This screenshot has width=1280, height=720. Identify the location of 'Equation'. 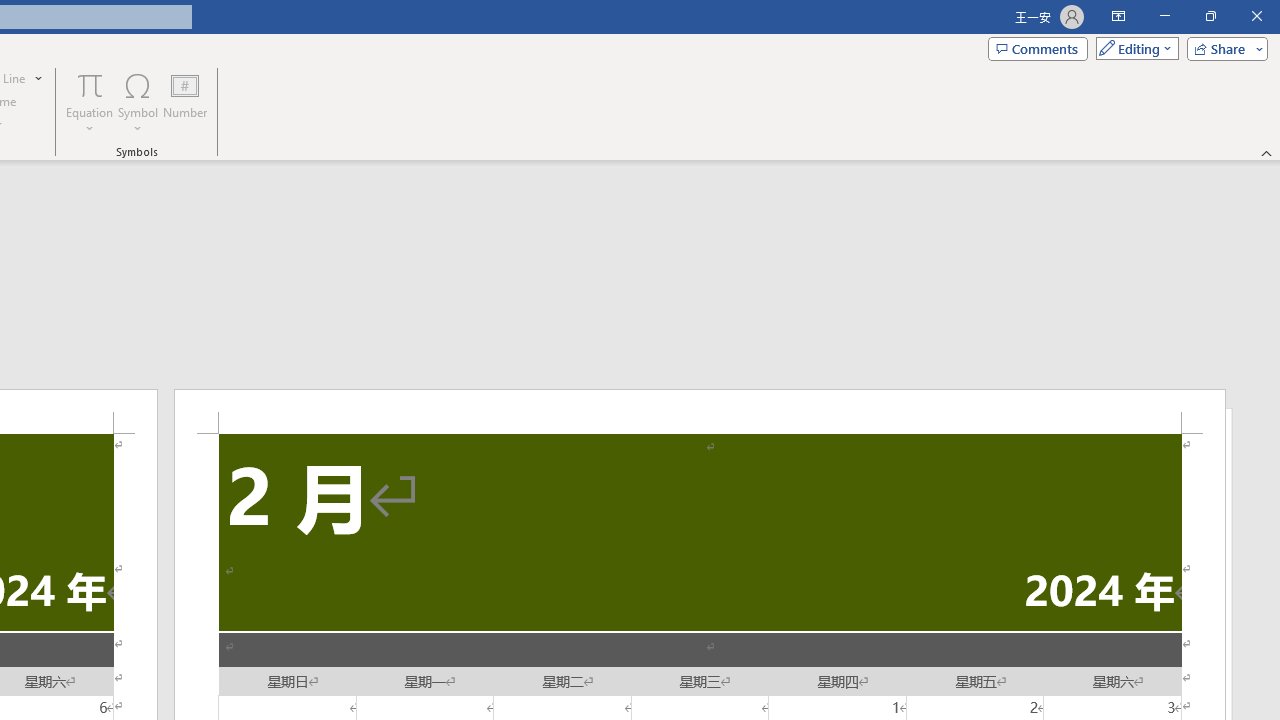
(89, 84).